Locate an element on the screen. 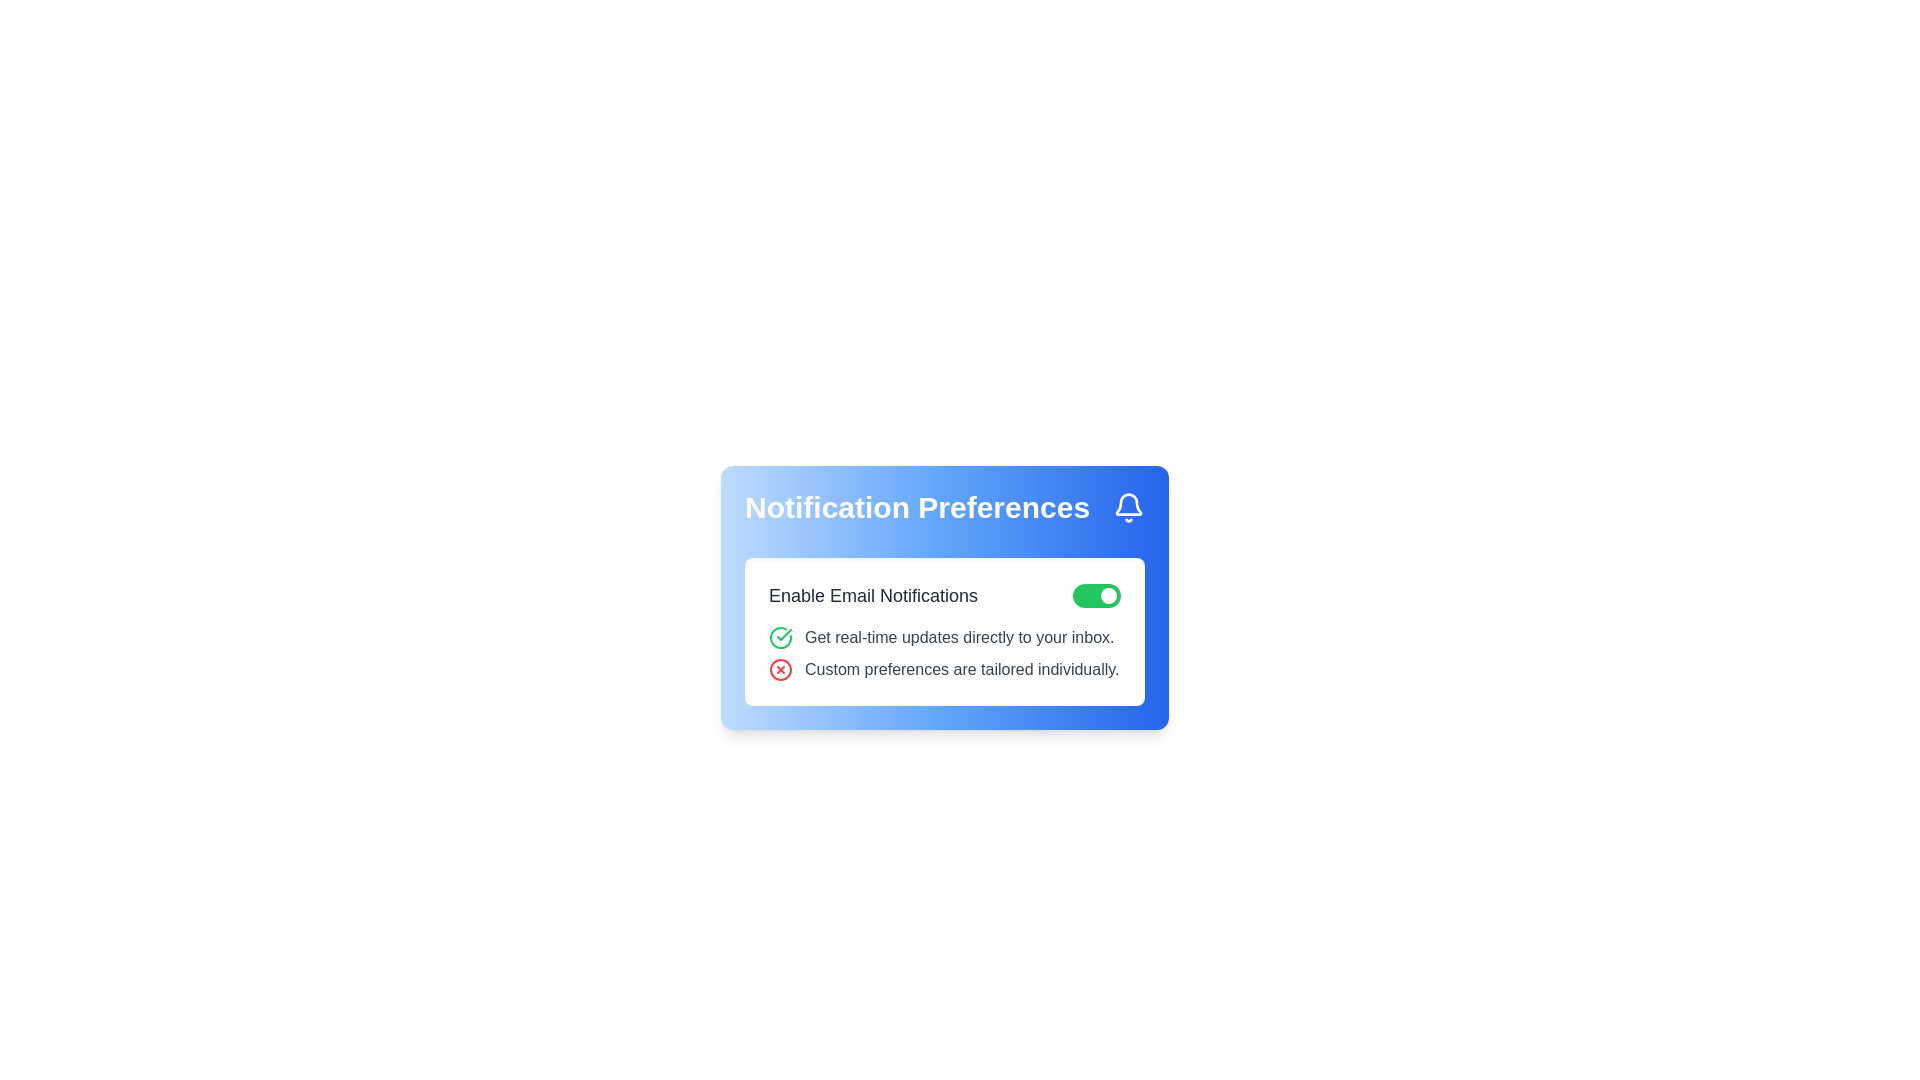  the static information text with the message 'Get real-time updates directly to your inbox.' located under the 'Enable Email Notifications' section is located at coordinates (944, 637).